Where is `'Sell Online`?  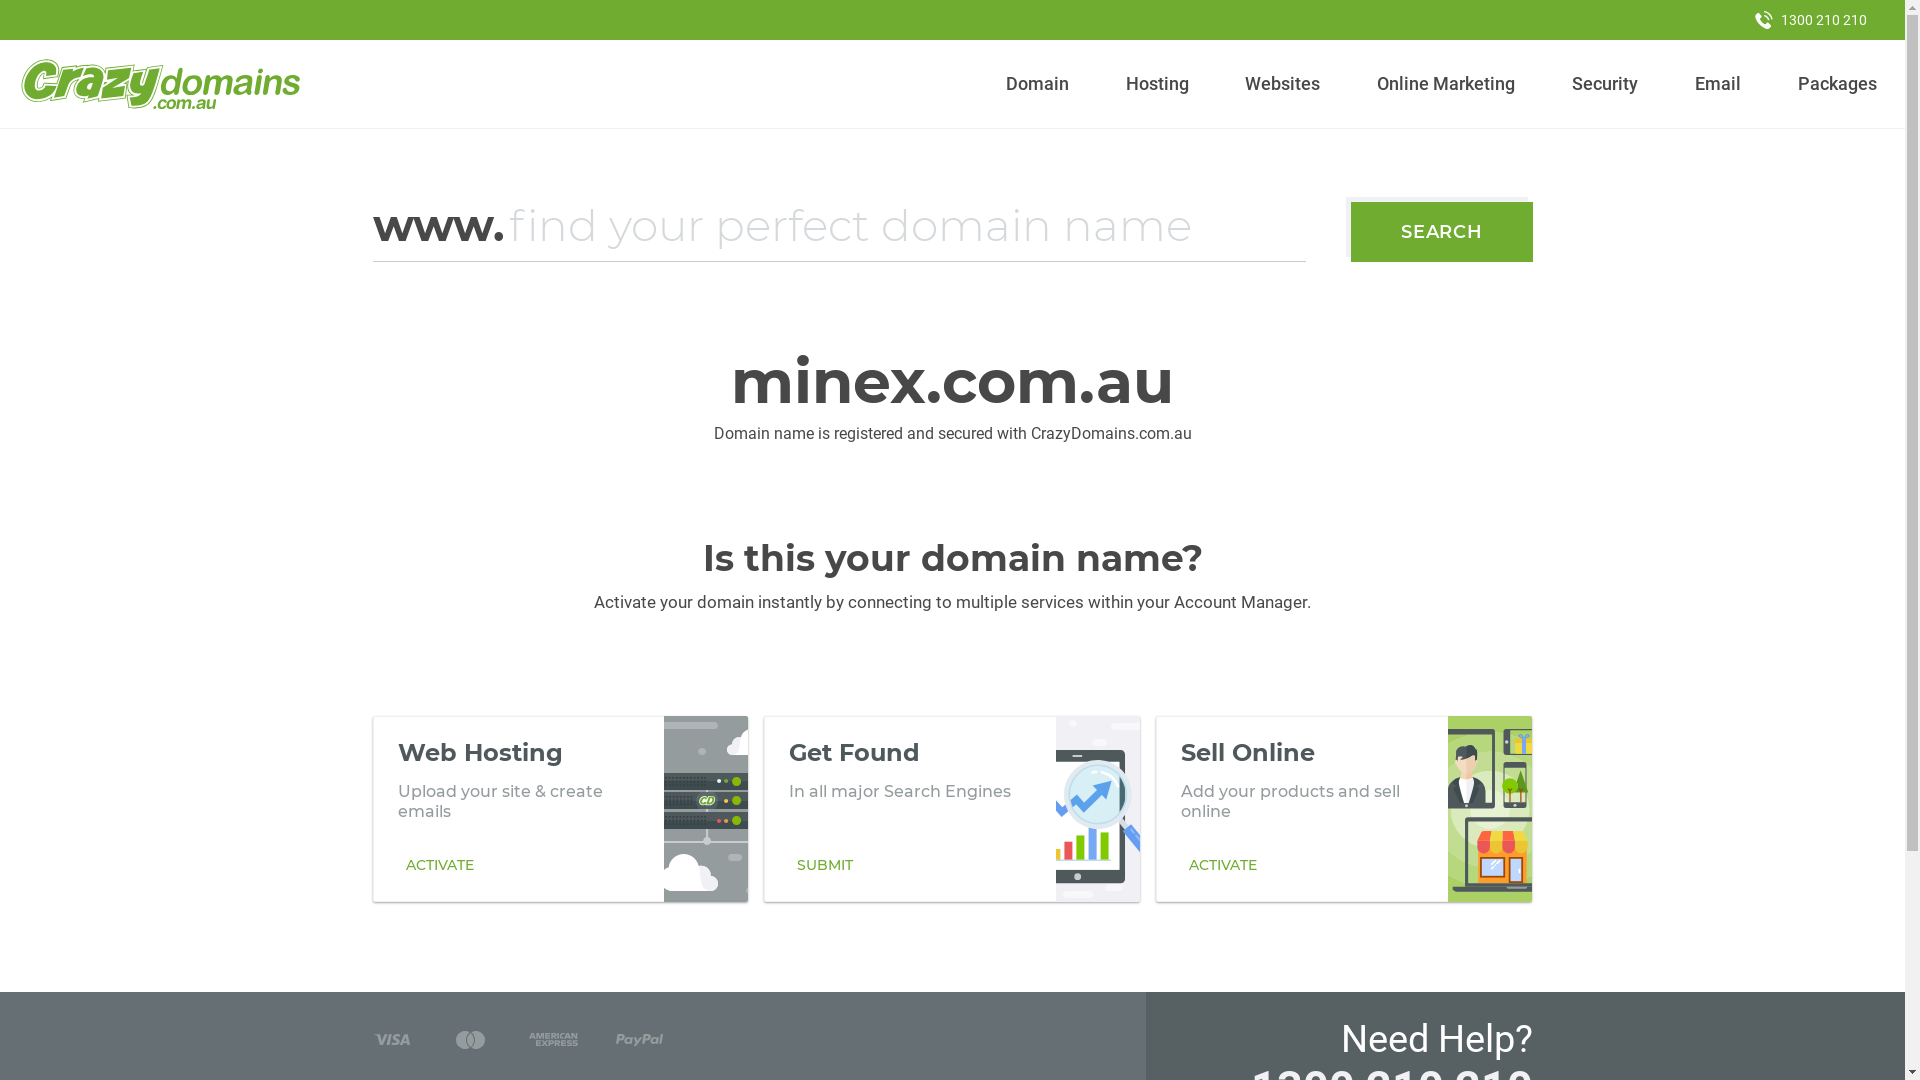 'Sell Online is located at coordinates (1344, 808).